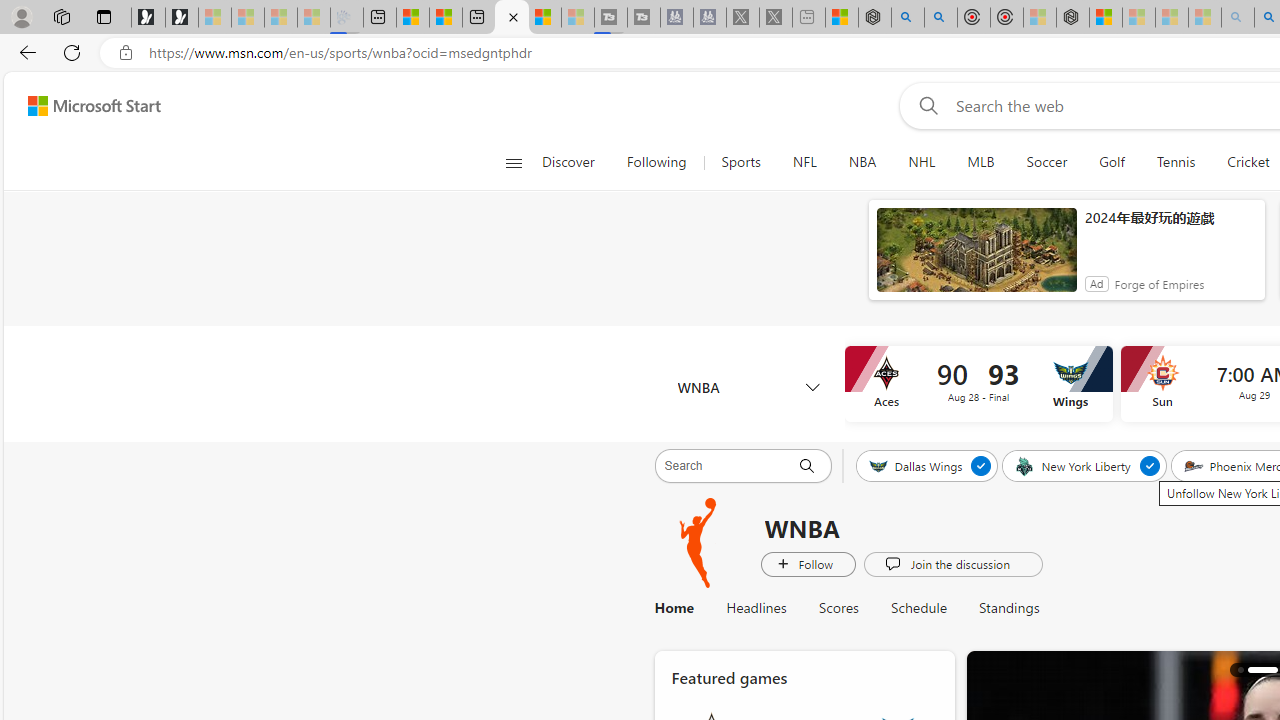 Image resolution: width=1280 pixels, height=720 pixels. What do you see at coordinates (981, 465) in the screenshot?
I see `'Unfollow Dallas Wings'` at bounding box center [981, 465].